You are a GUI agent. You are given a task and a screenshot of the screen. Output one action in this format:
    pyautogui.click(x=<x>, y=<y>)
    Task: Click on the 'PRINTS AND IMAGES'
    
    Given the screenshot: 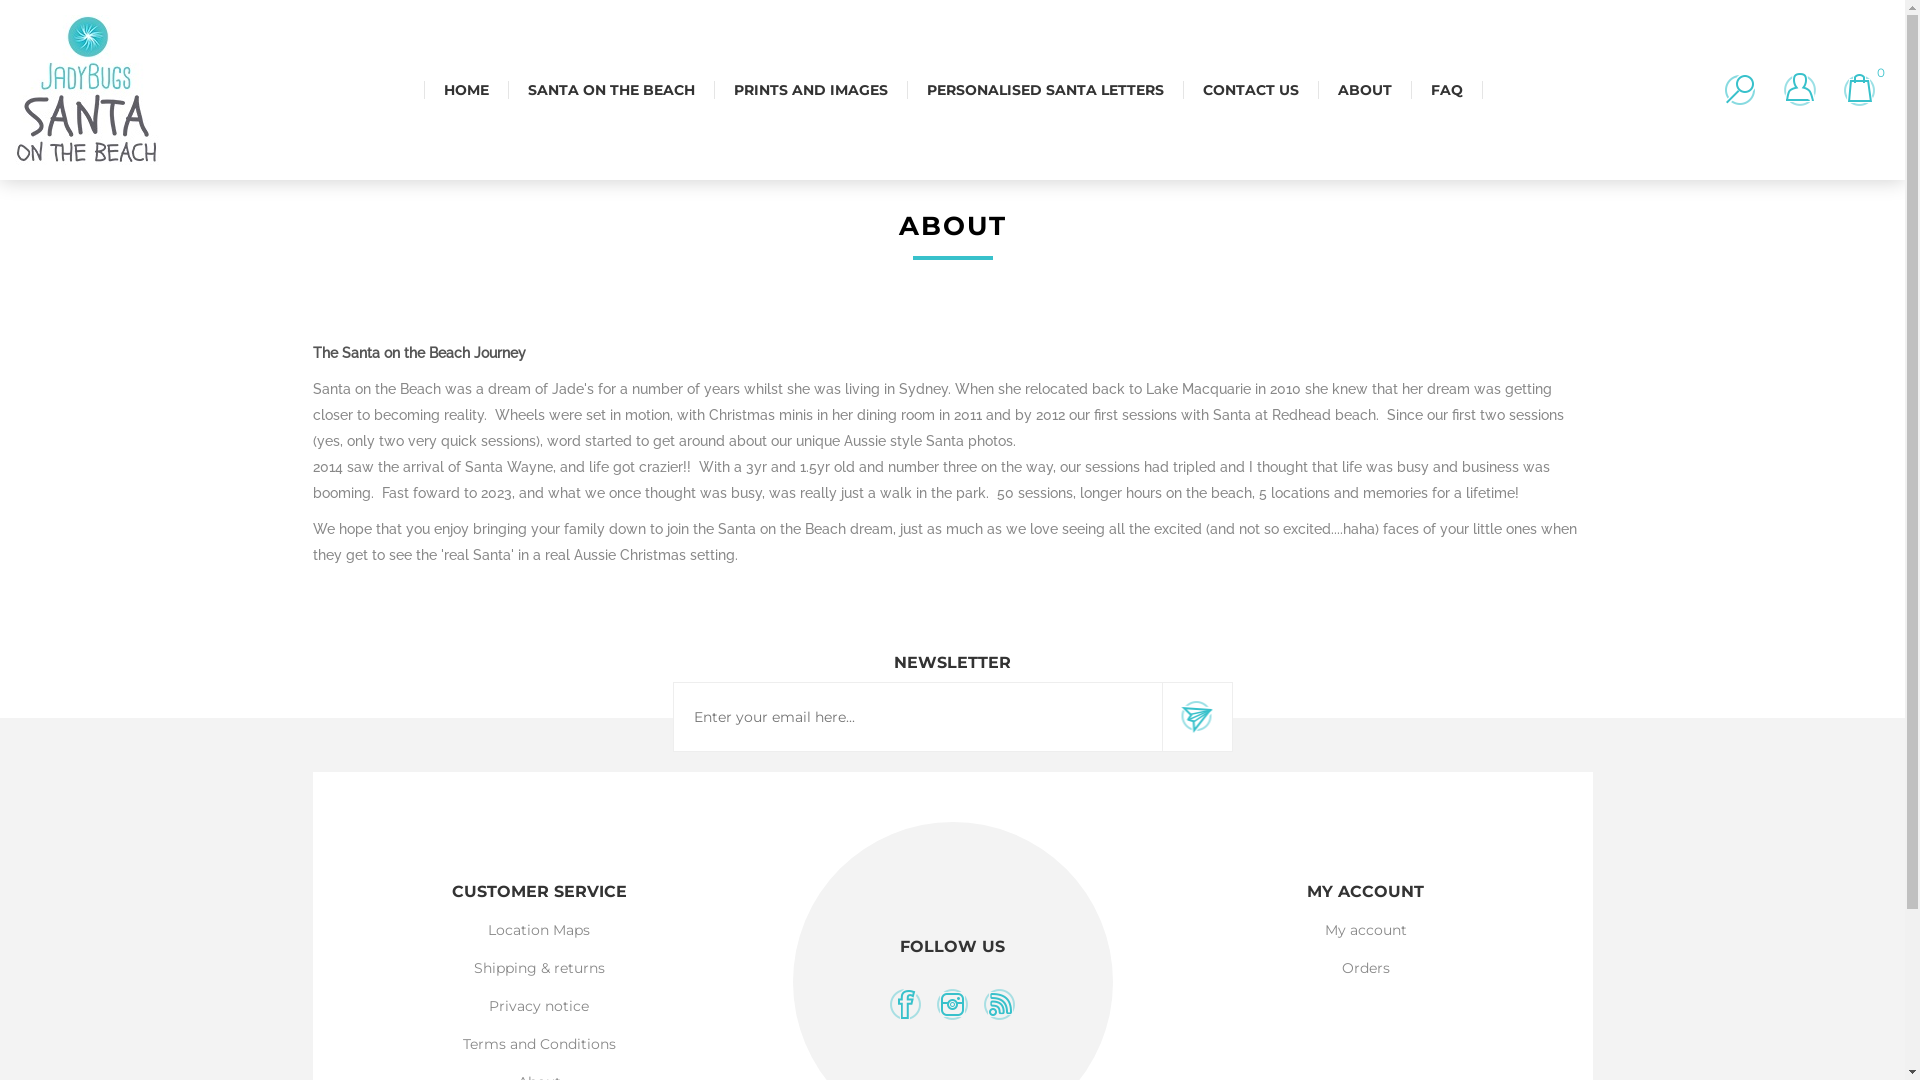 What is the action you would take?
    pyautogui.click(x=811, y=88)
    